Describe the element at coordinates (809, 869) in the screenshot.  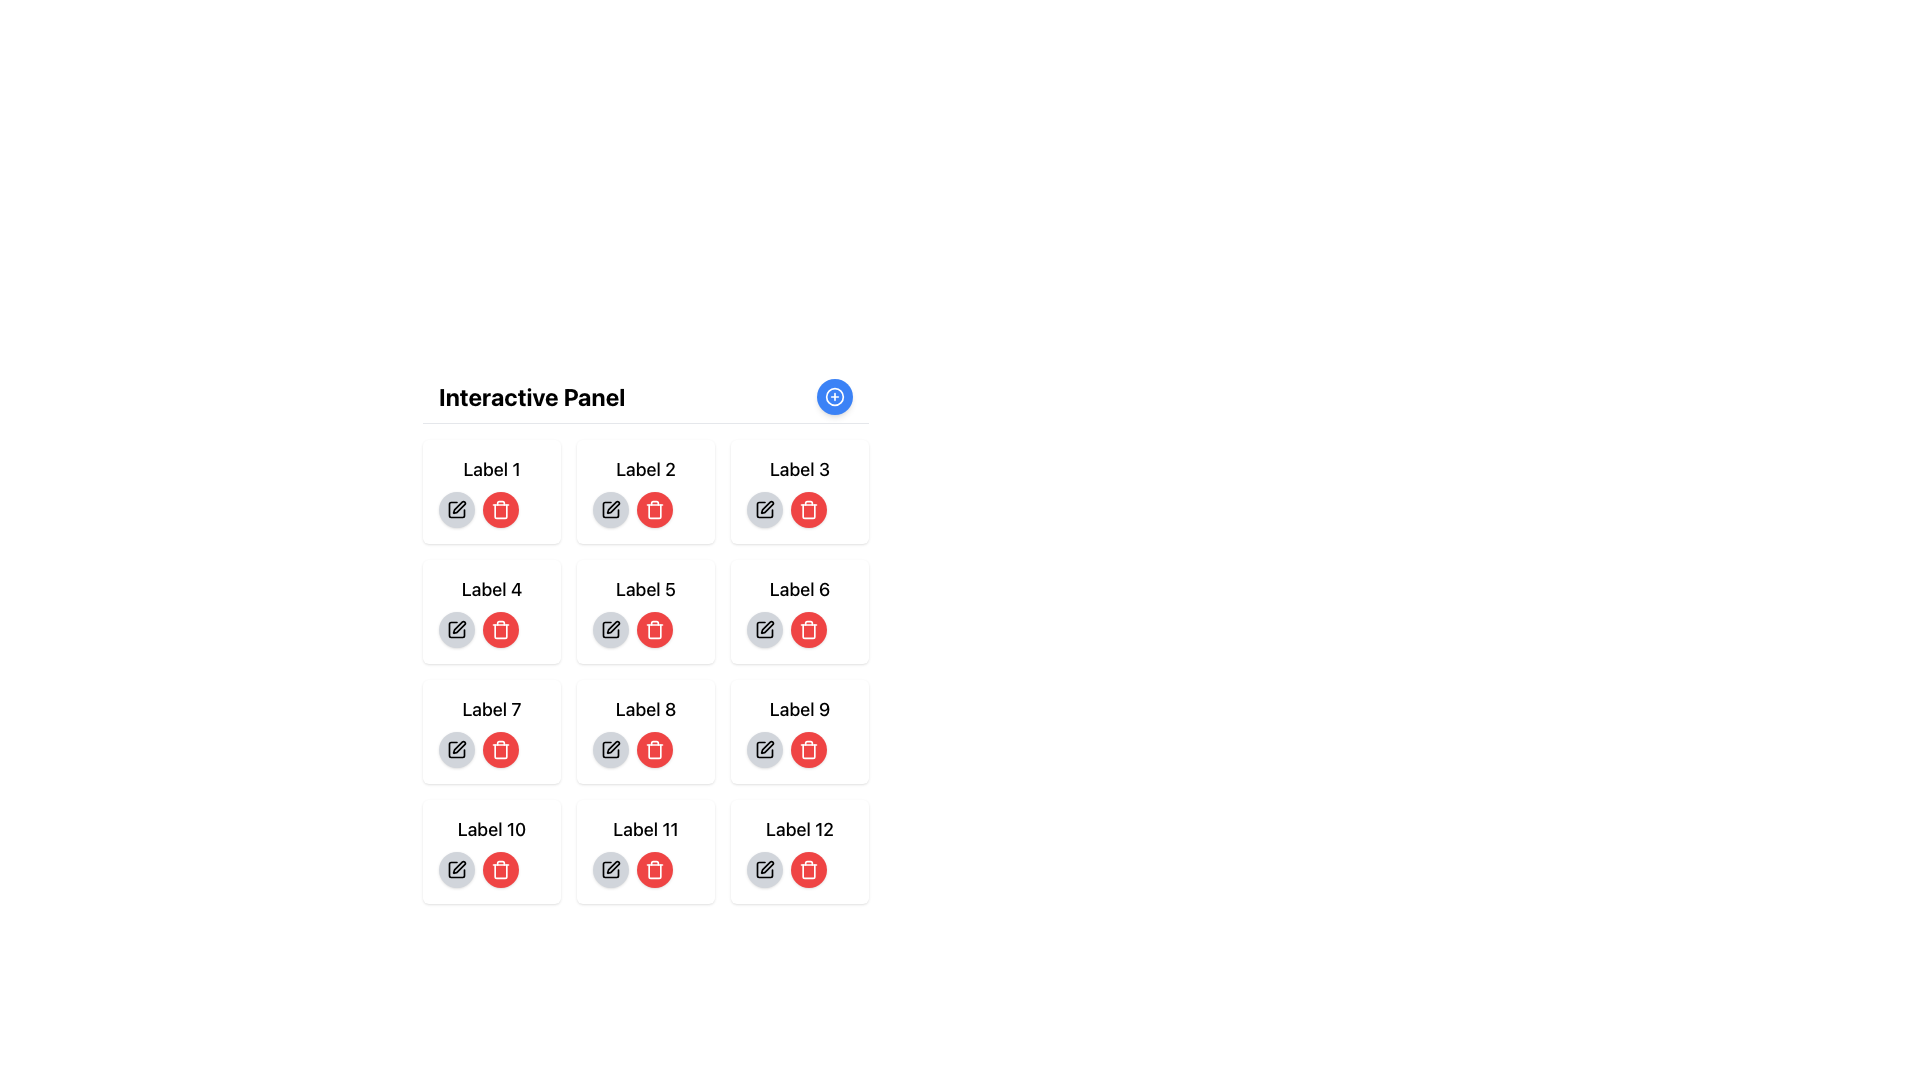
I see `the second button in the control pair associated with 'Label 12'` at that location.